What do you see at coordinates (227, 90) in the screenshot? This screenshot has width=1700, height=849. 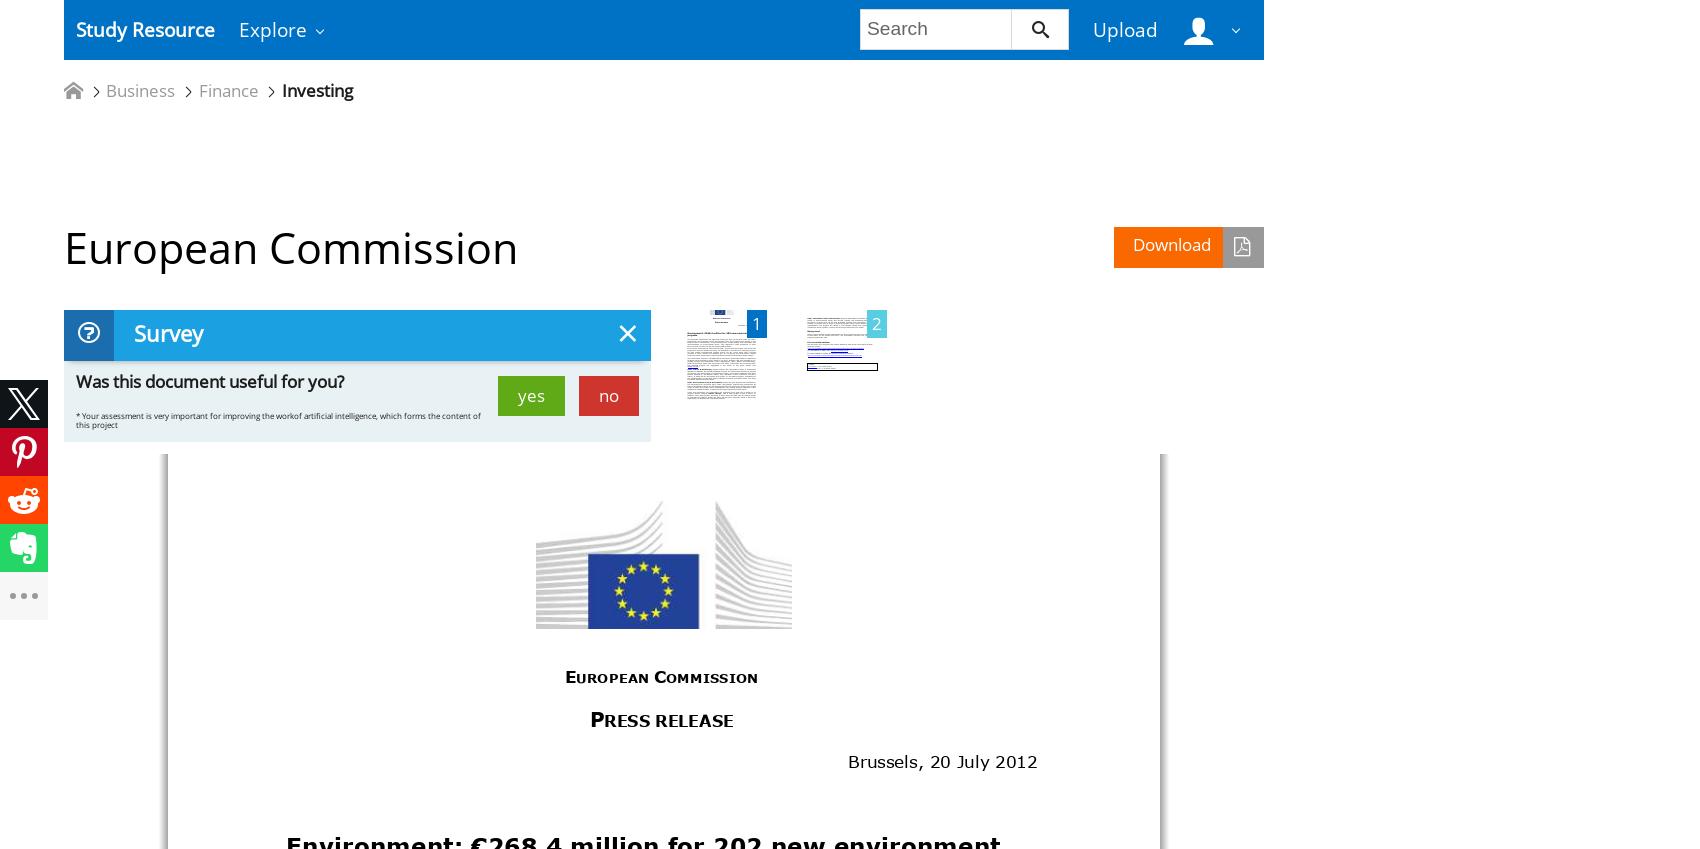 I see `'Finance'` at bounding box center [227, 90].